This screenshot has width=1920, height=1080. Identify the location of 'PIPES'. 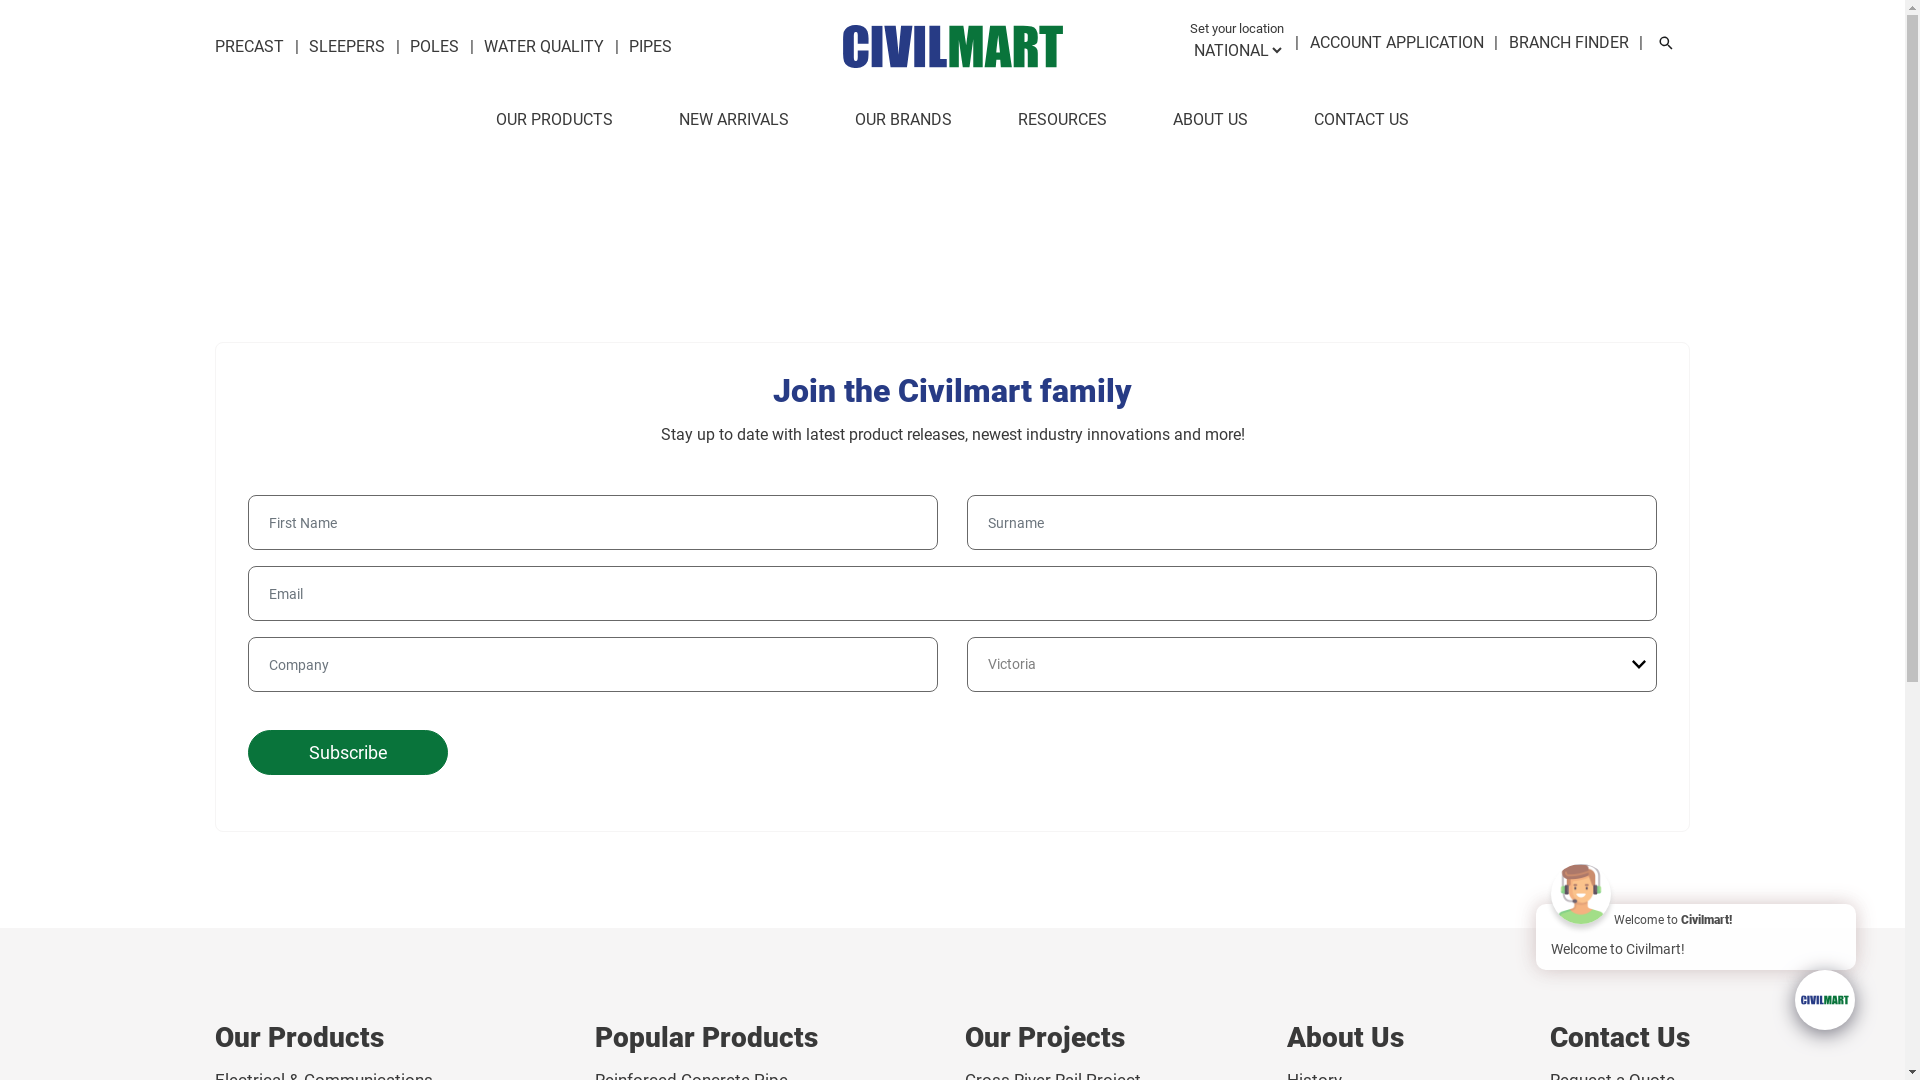
(650, 45).